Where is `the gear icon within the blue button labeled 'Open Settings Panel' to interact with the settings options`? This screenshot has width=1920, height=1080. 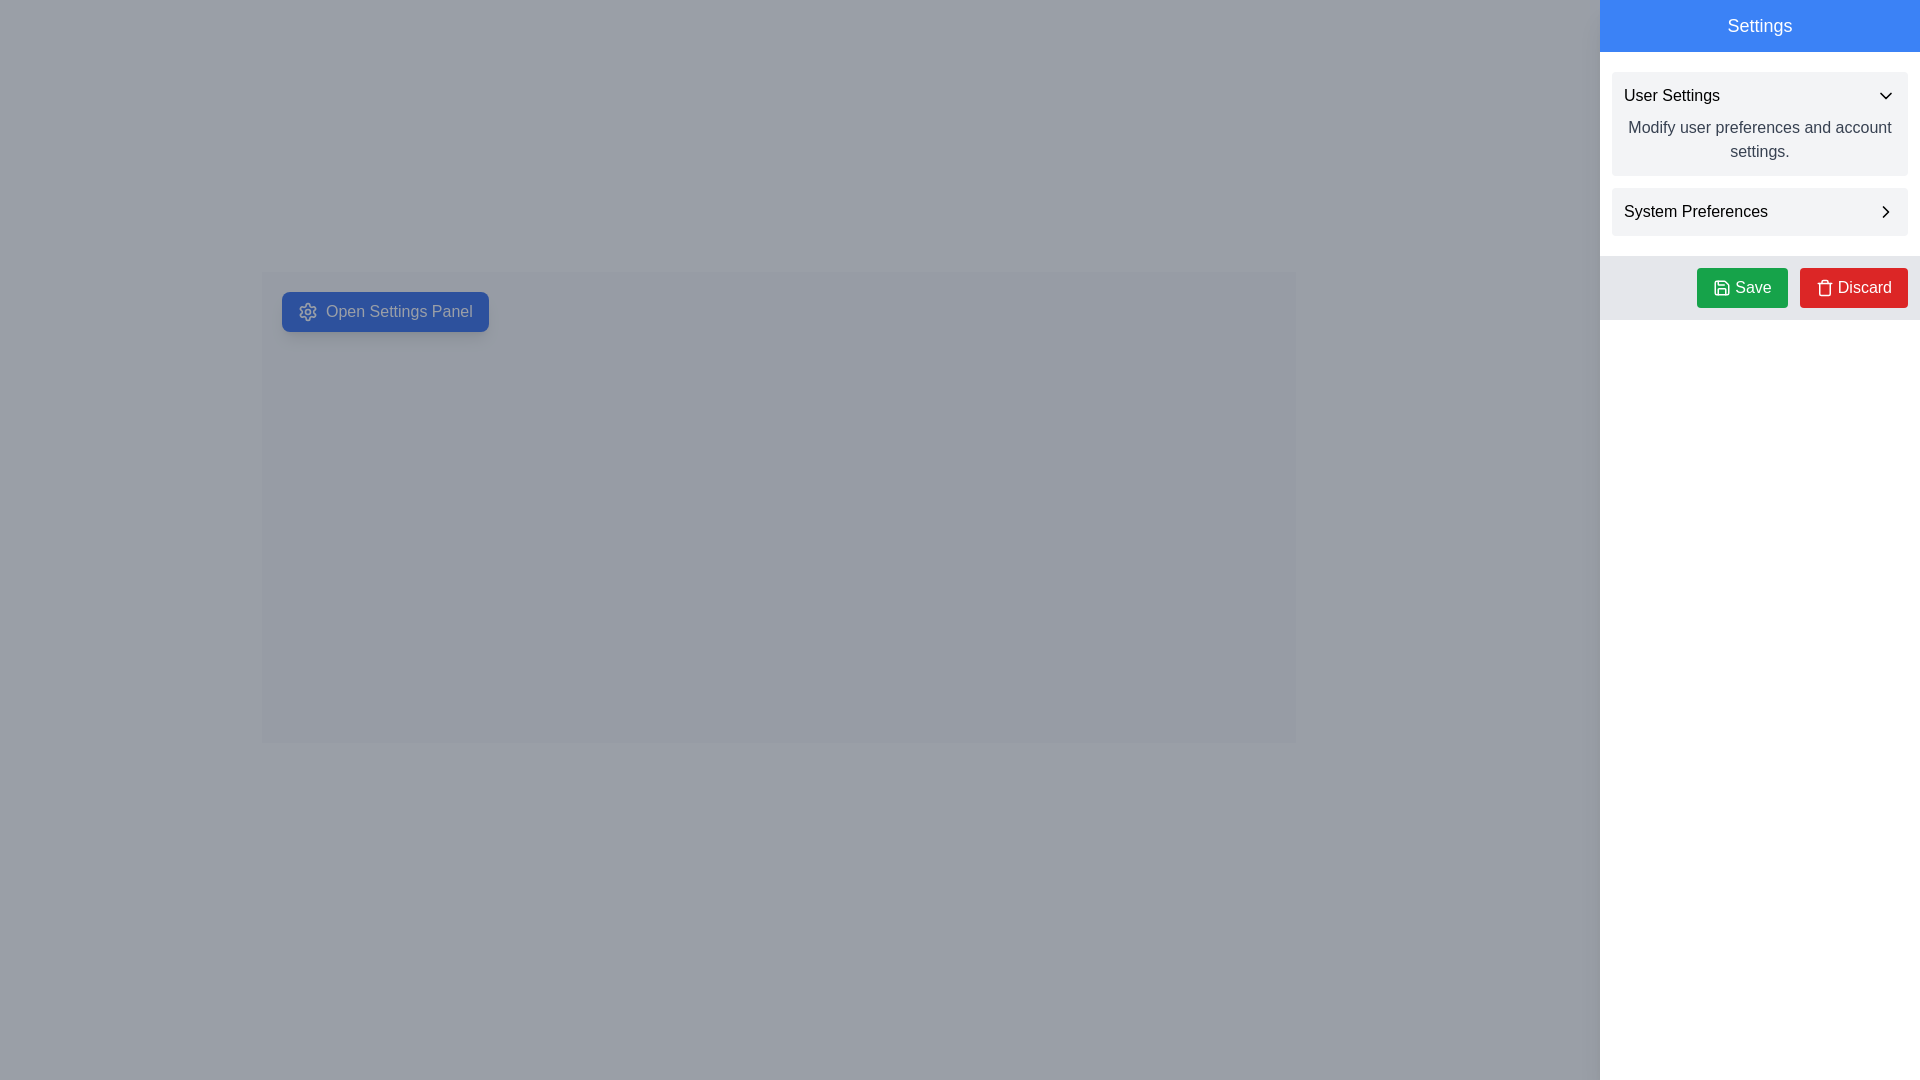
the gear icon within the blue button labeled 'Open Settings Panel' to interact with the settings options is located at coordinates (306, 312).